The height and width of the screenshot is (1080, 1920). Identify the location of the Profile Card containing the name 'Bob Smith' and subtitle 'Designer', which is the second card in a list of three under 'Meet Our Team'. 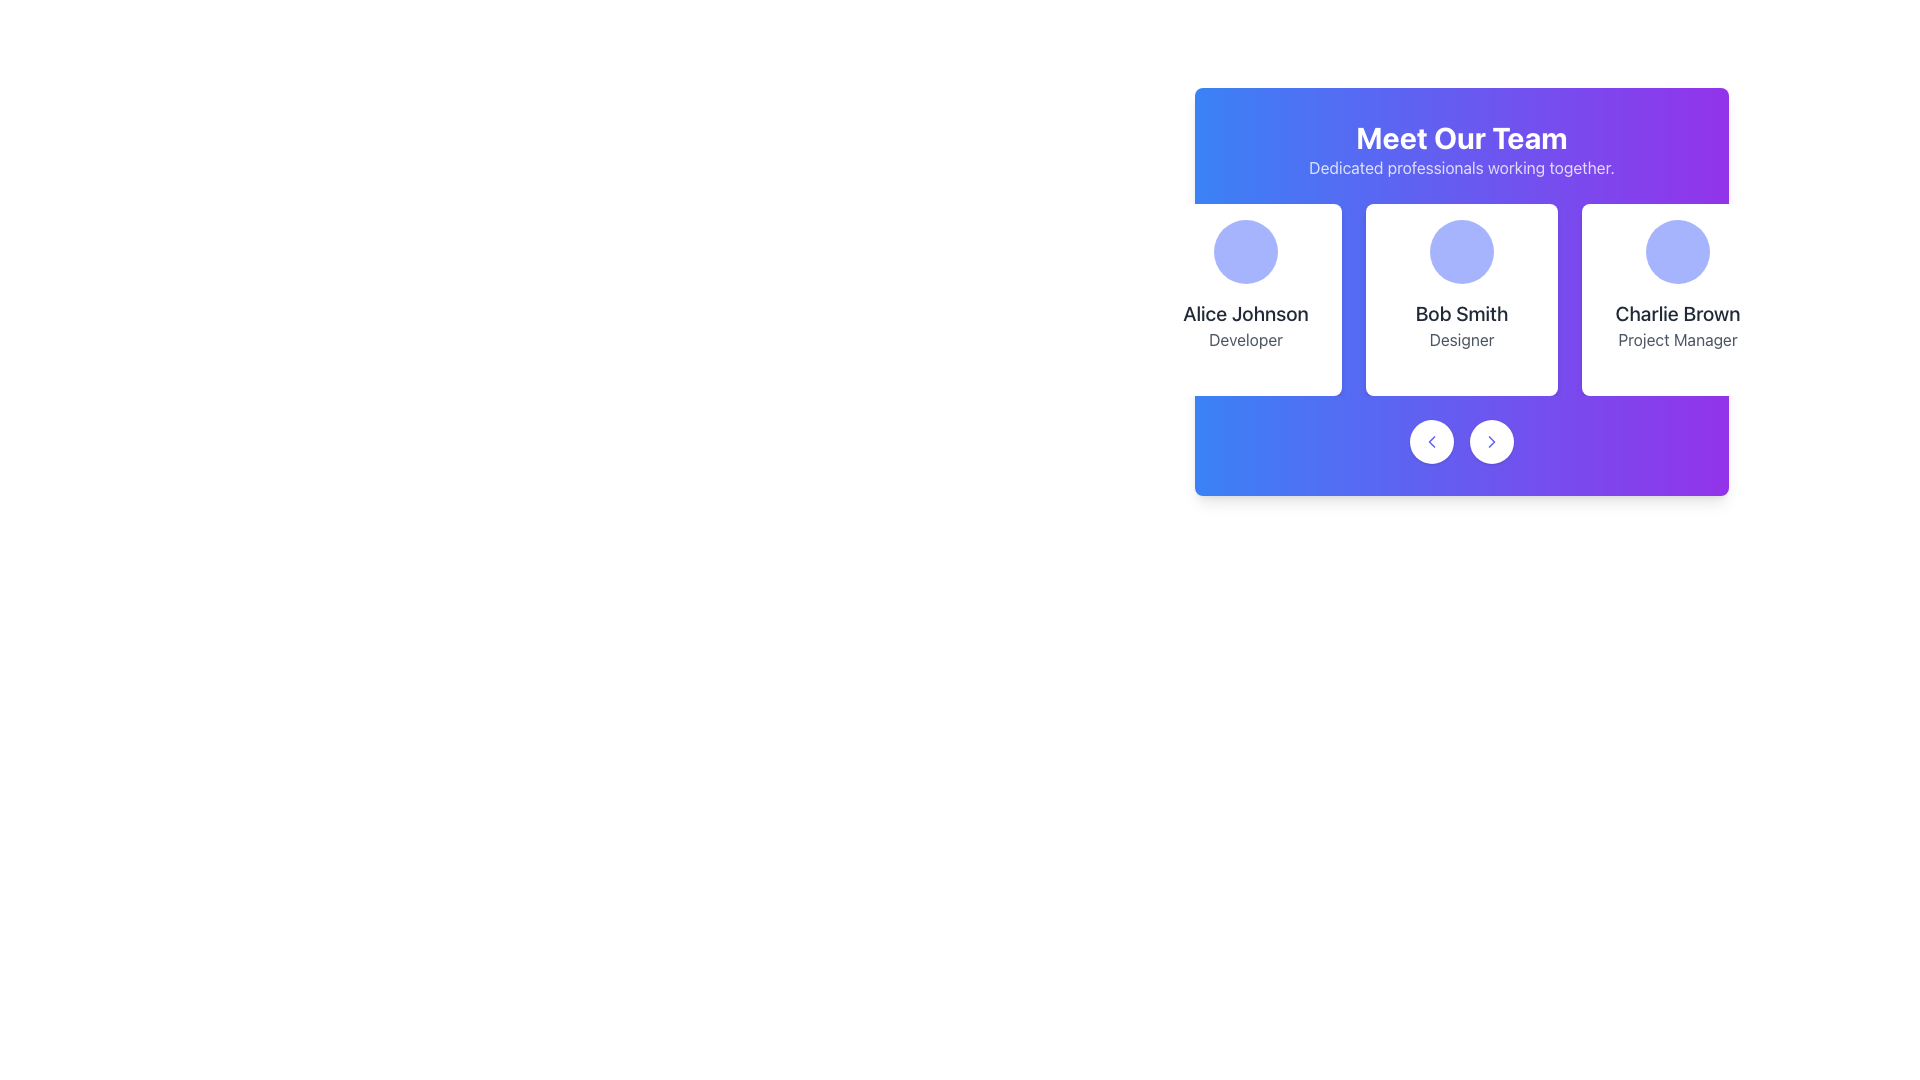
(1462, 300).